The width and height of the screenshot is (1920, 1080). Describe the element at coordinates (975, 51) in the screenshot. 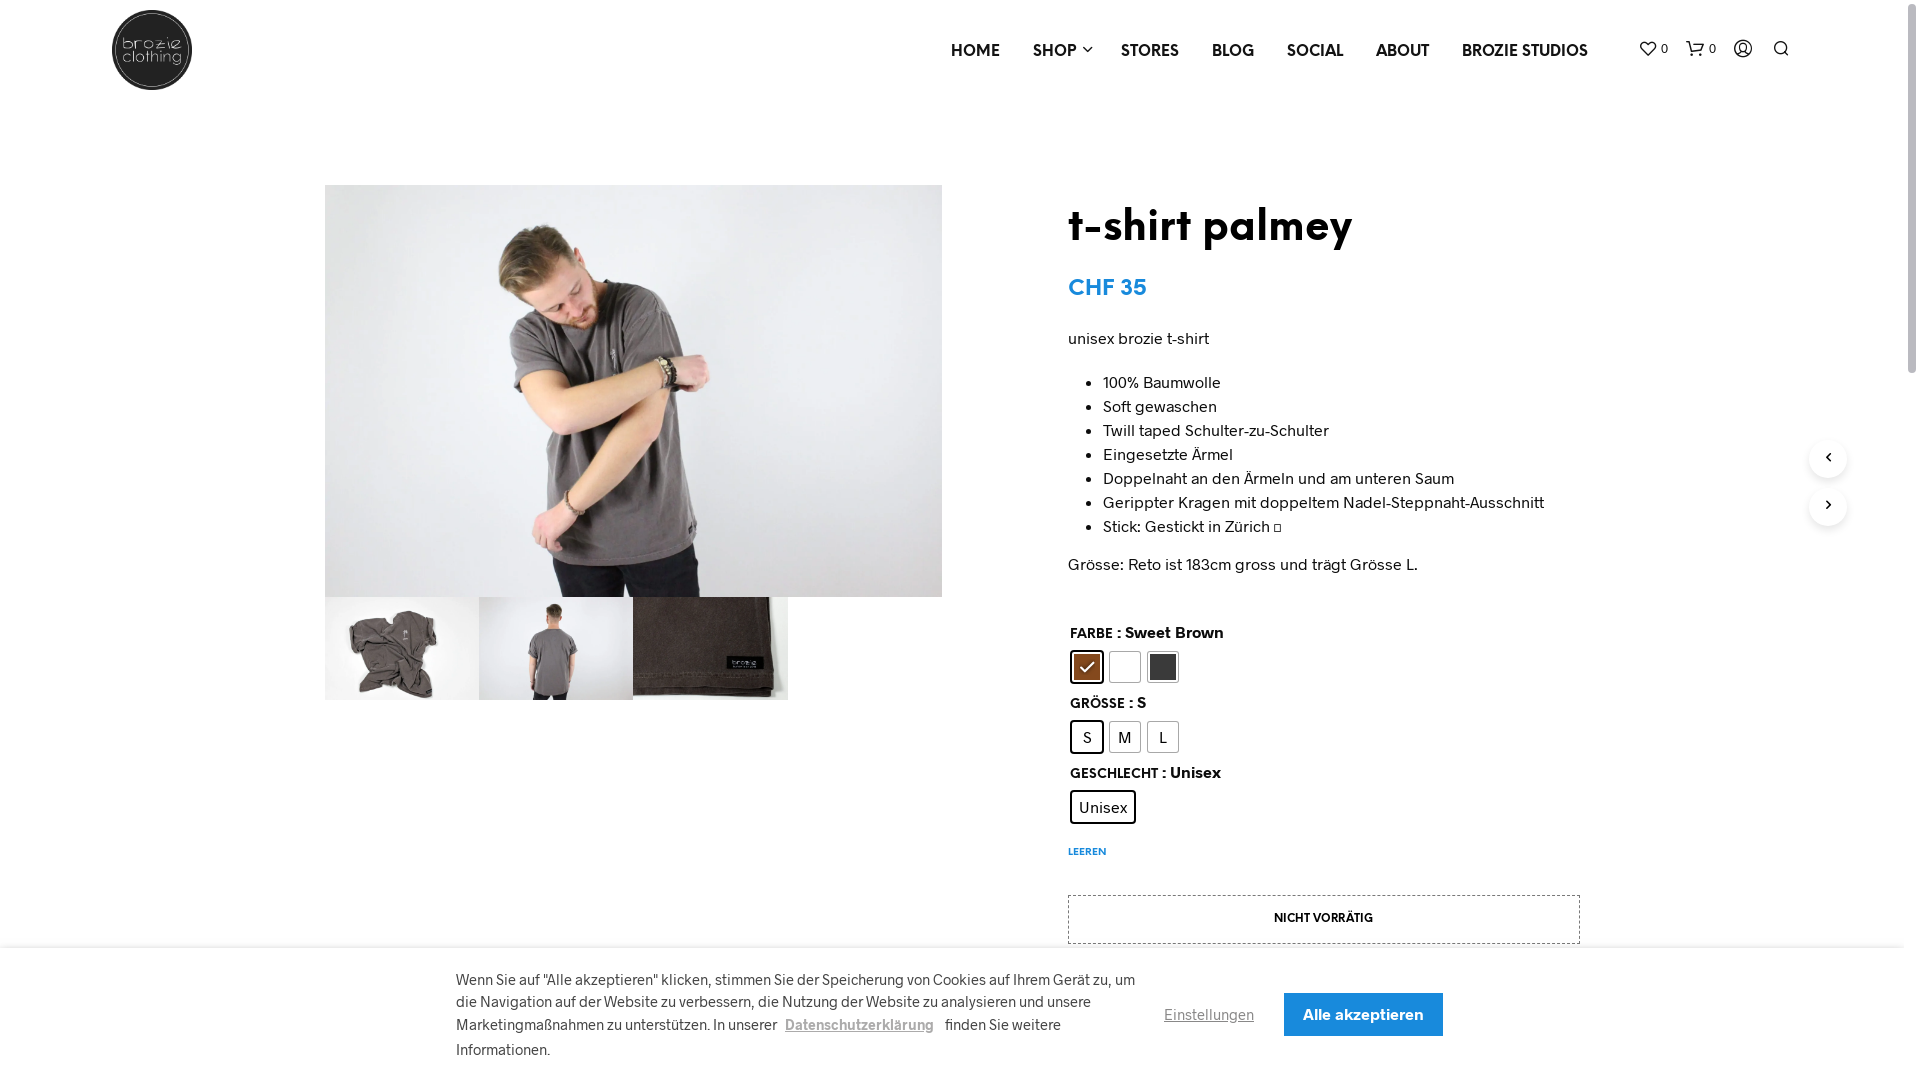

I see `'HOME'` at that location.